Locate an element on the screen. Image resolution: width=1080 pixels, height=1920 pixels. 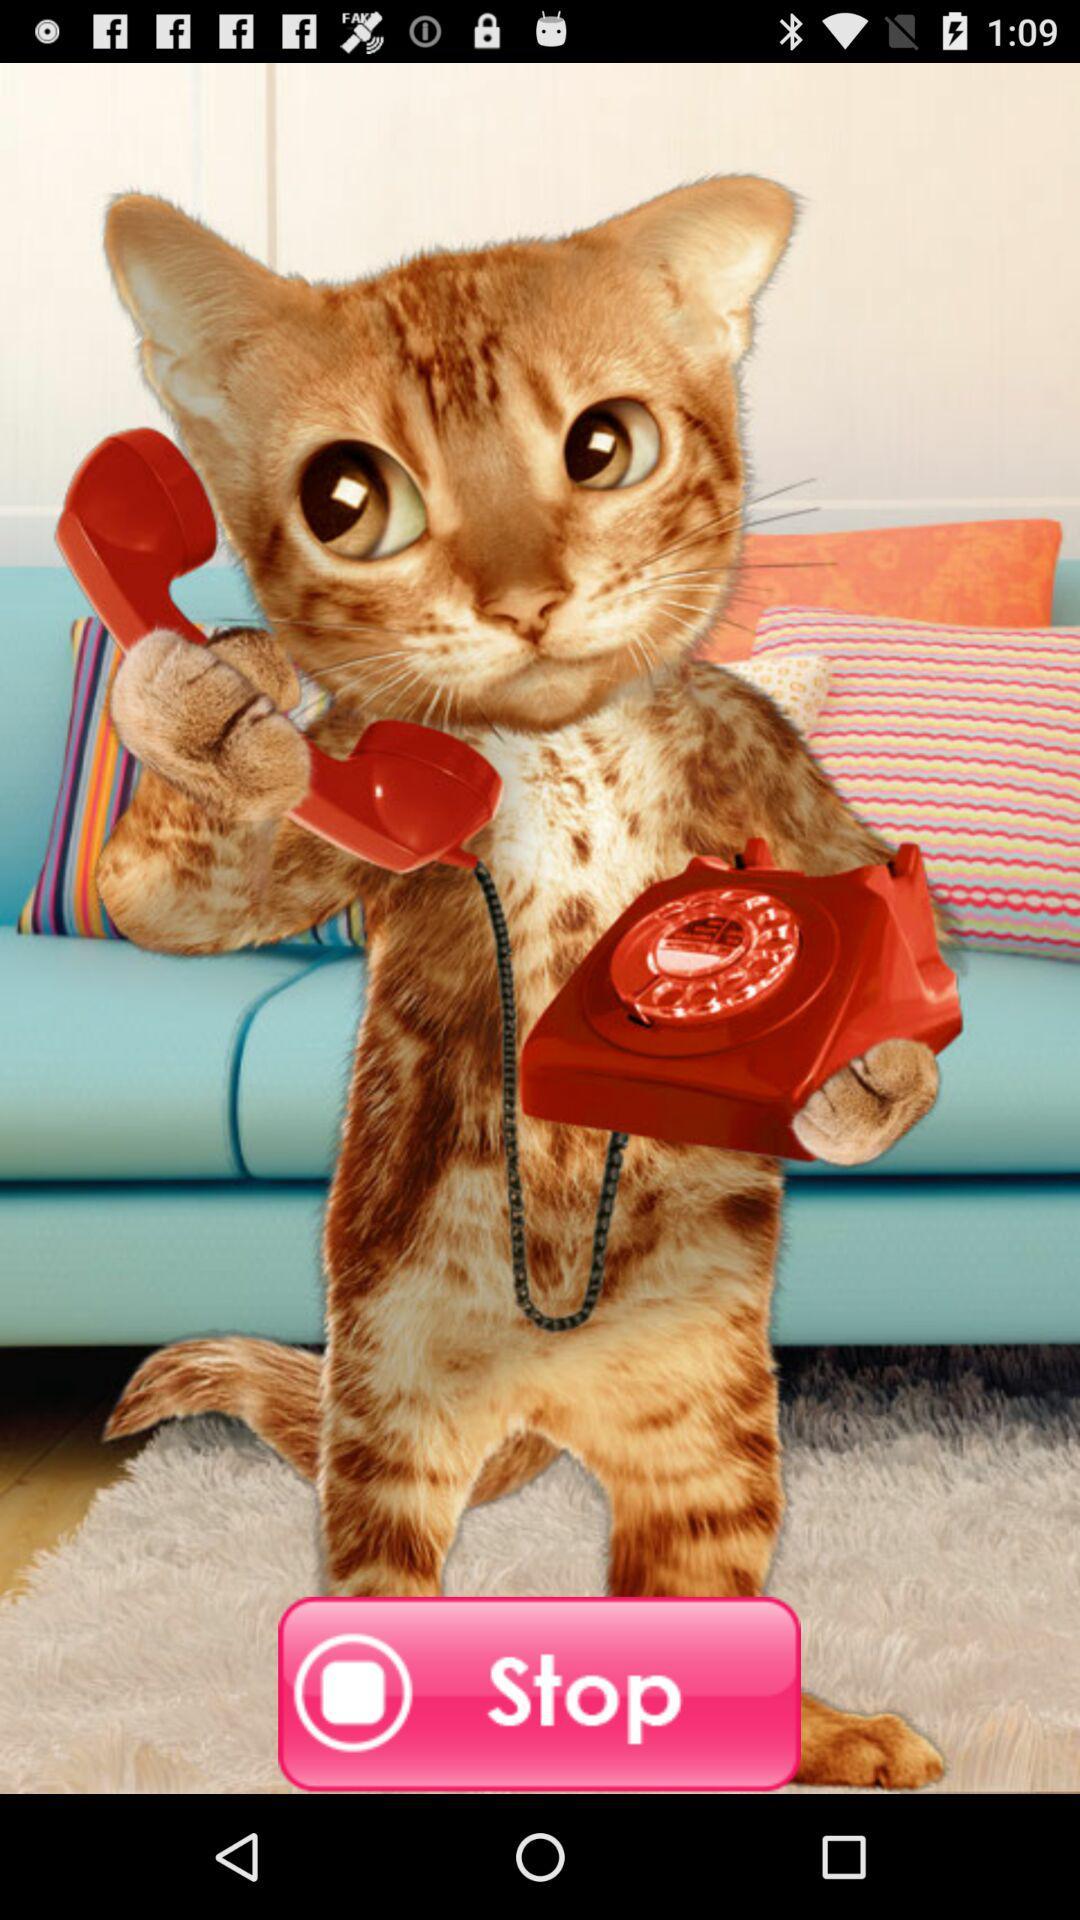
stop it is located at coordinates (538, 1694).